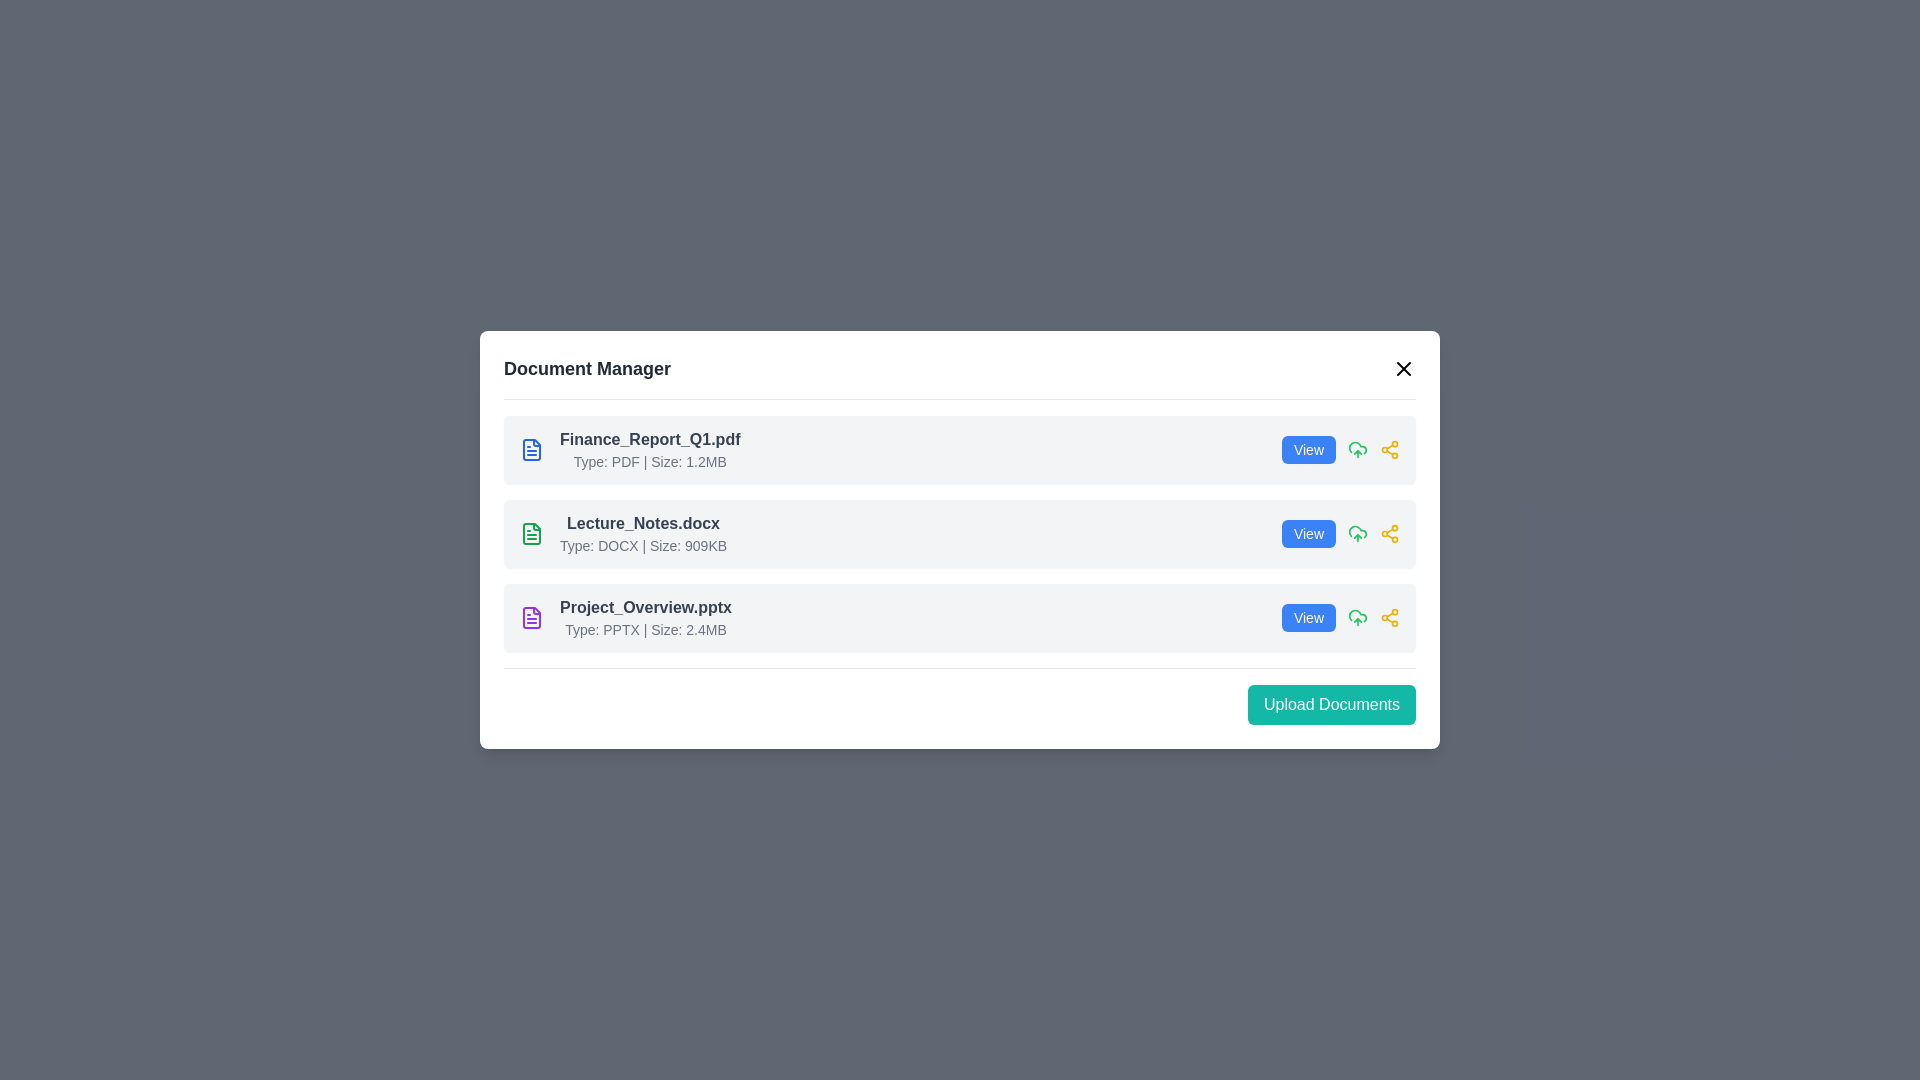  I want to click on the blue 'View' button, which is located to the right of the file description for 'Lecture_Notes.docx' in the second item of the list, so click(1340, 532).